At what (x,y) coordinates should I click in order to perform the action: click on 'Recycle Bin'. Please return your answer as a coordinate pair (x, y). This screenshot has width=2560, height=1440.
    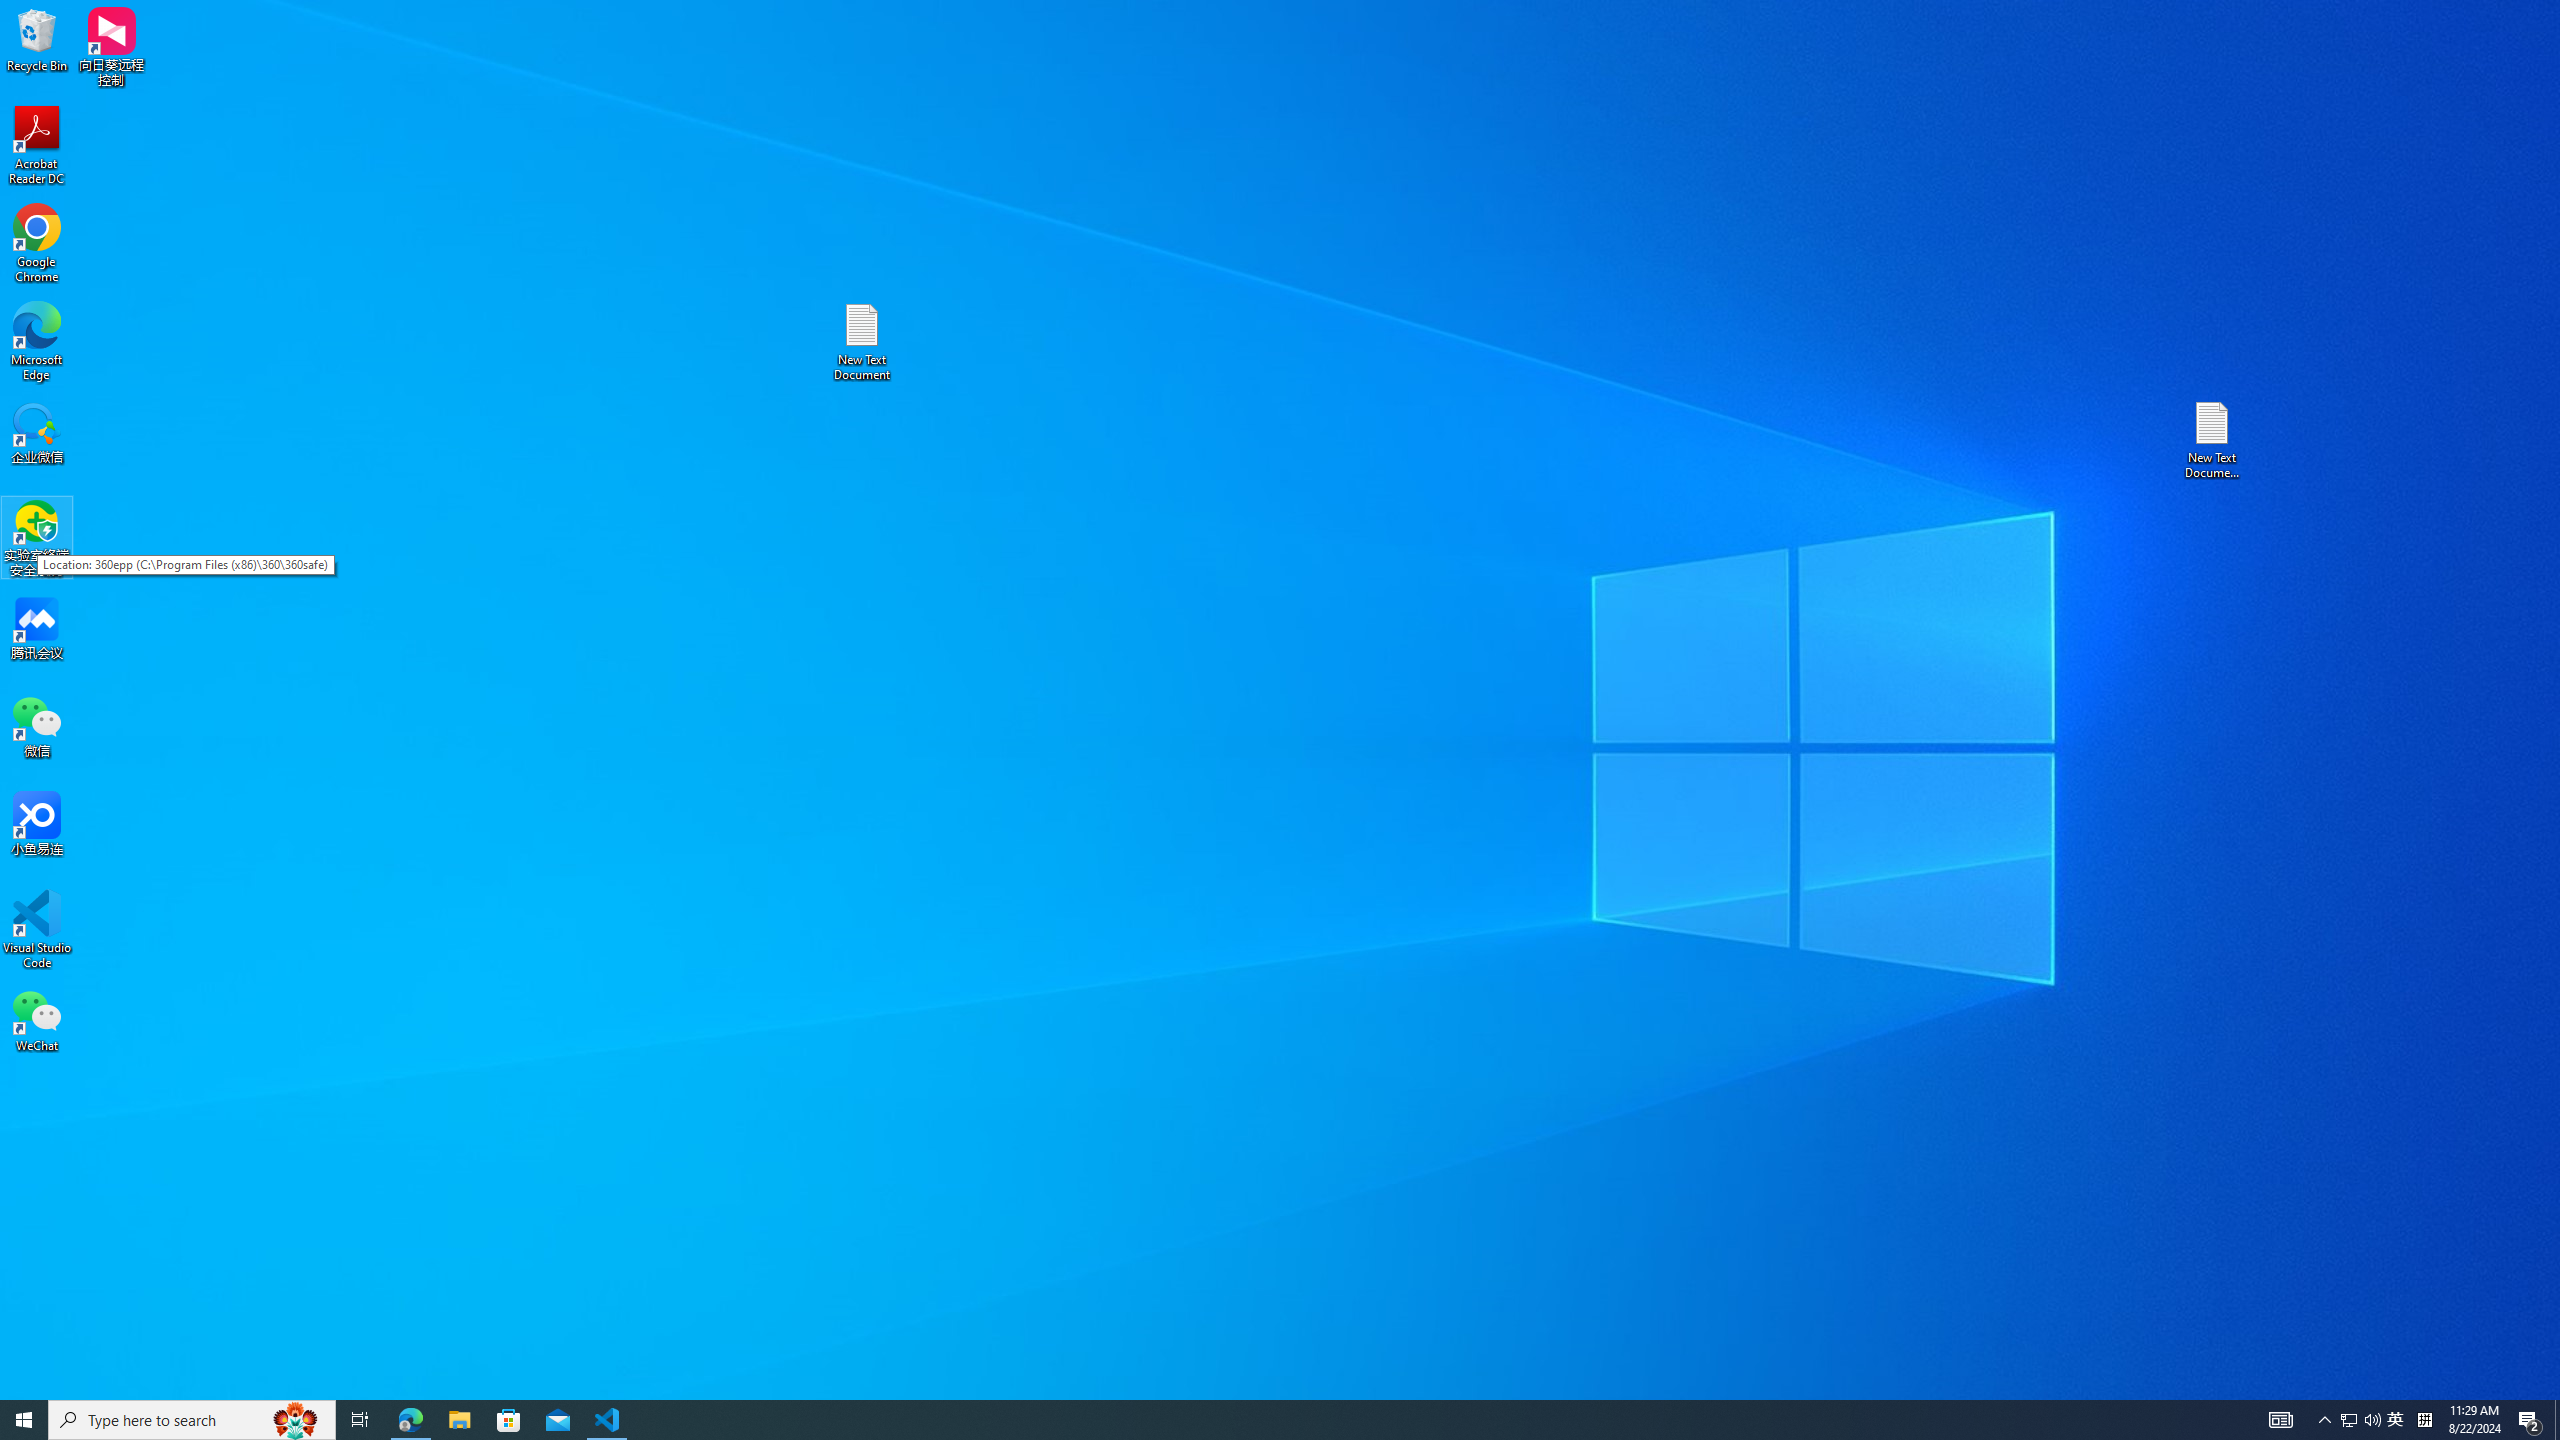
    Looking at the image, I should click on (36, 38).